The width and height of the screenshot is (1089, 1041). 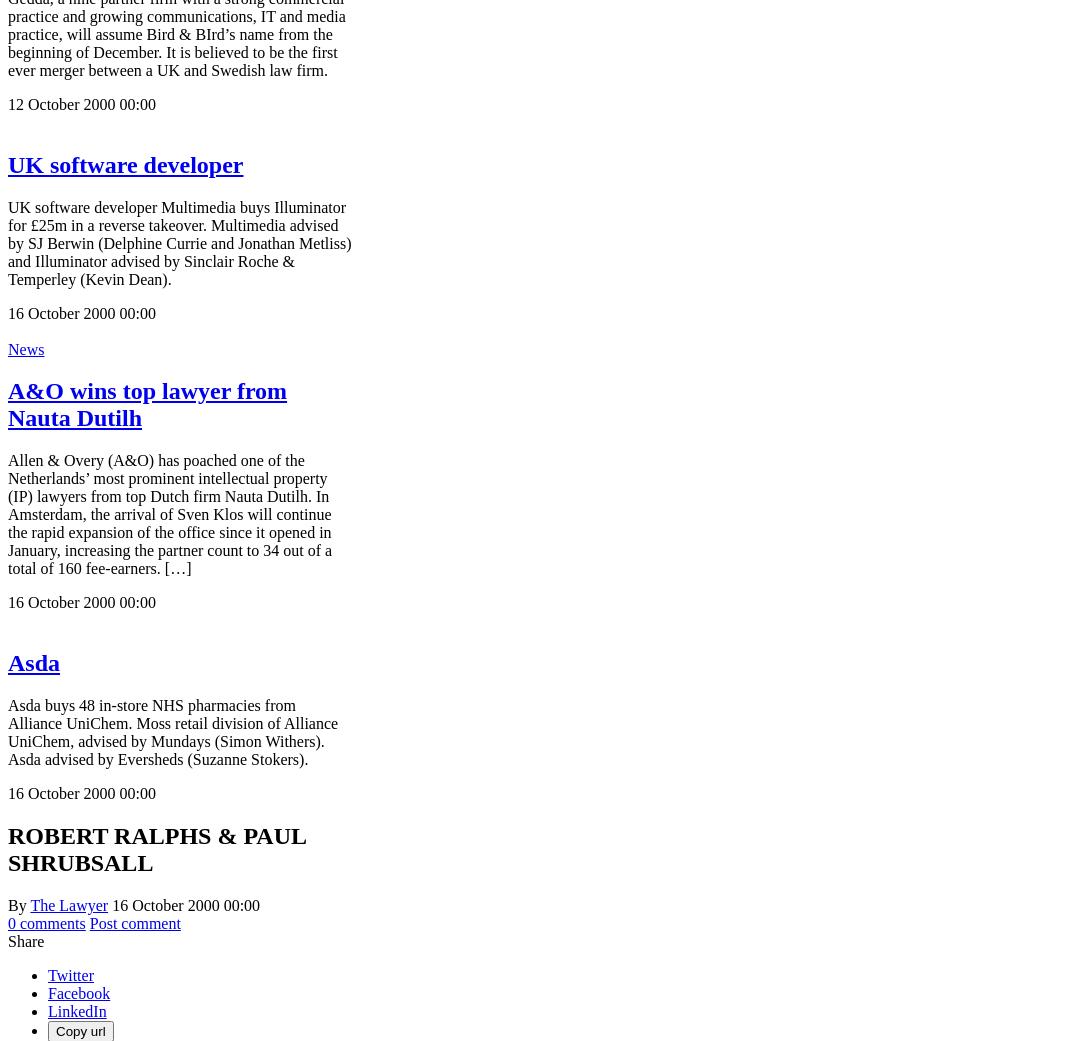 I want to click on 'Share', so click(x=26, y=941).